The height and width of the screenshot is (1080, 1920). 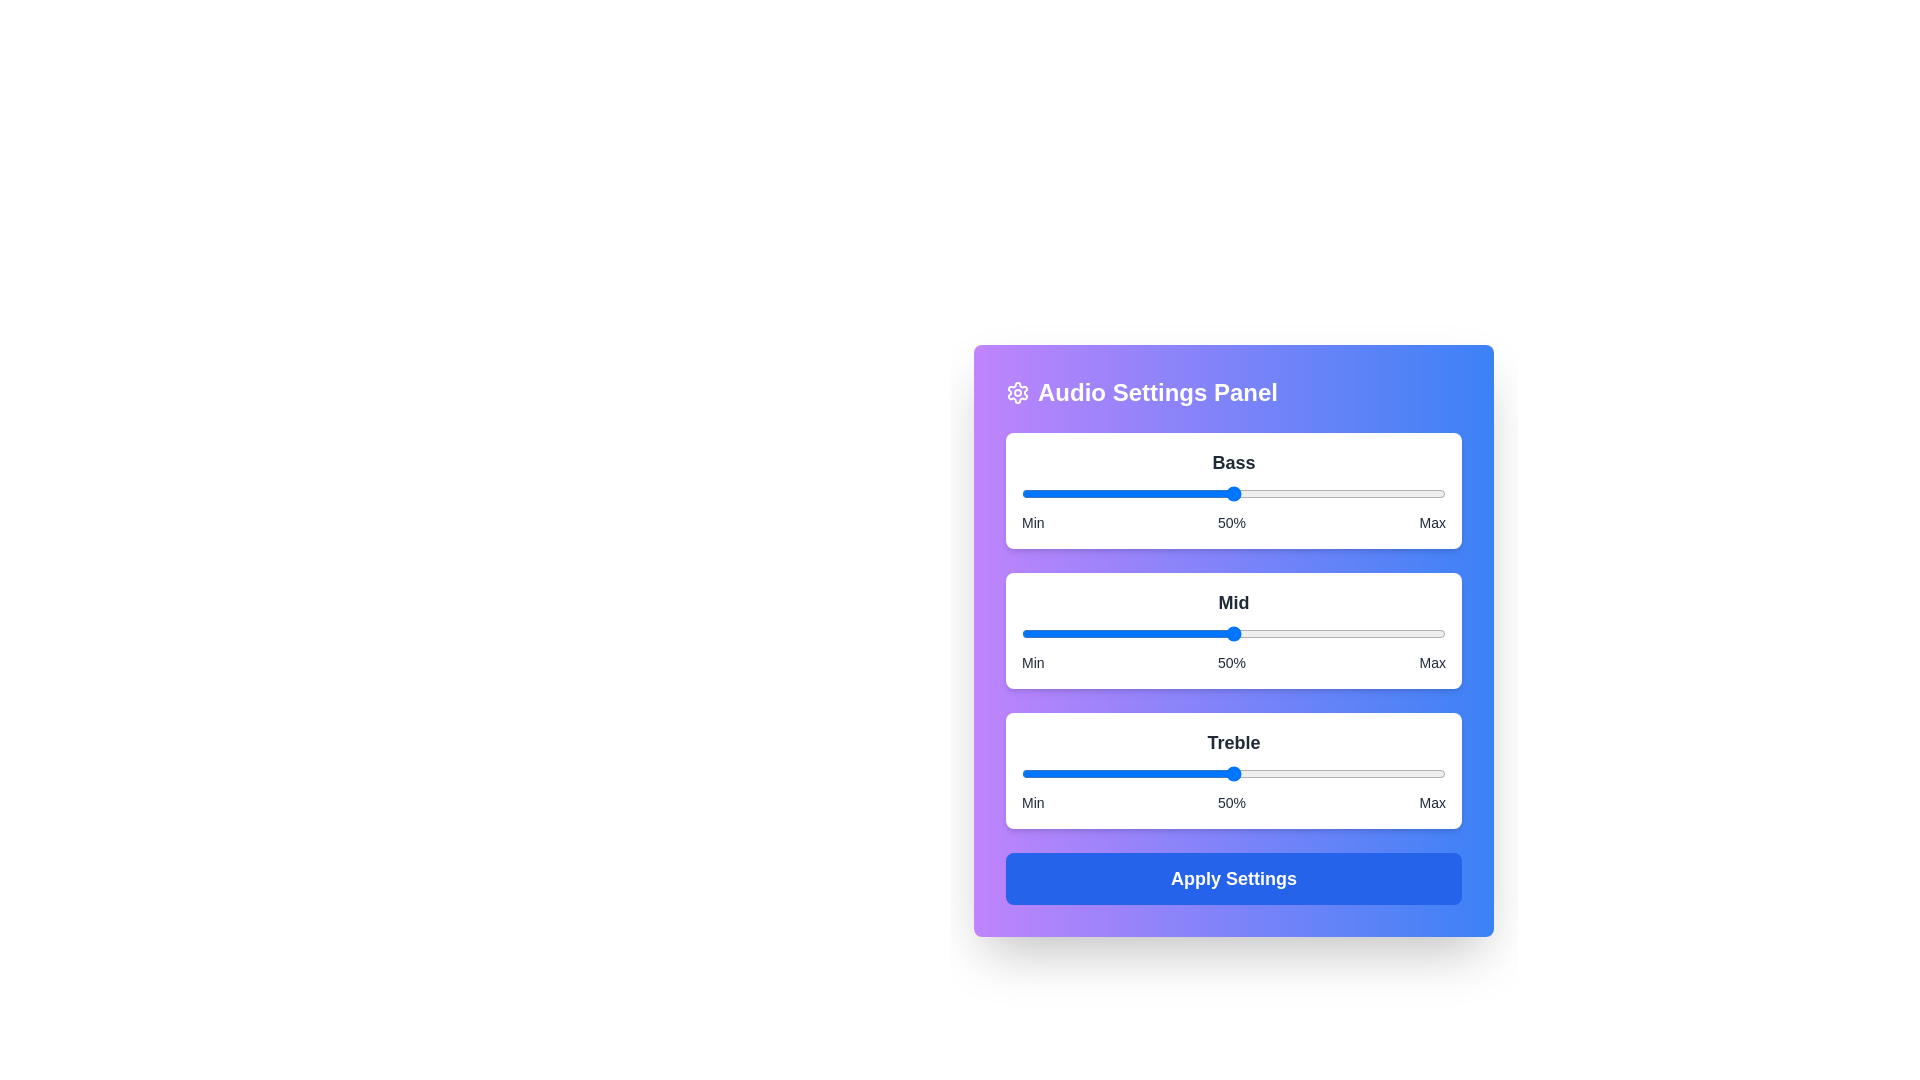 What do you see at coordinates (1017, 393) in the screenshot?
I see `the cogwheel icon located in the title section of the 'Audio Settings Panel'` at bounding box center [1017, 393].